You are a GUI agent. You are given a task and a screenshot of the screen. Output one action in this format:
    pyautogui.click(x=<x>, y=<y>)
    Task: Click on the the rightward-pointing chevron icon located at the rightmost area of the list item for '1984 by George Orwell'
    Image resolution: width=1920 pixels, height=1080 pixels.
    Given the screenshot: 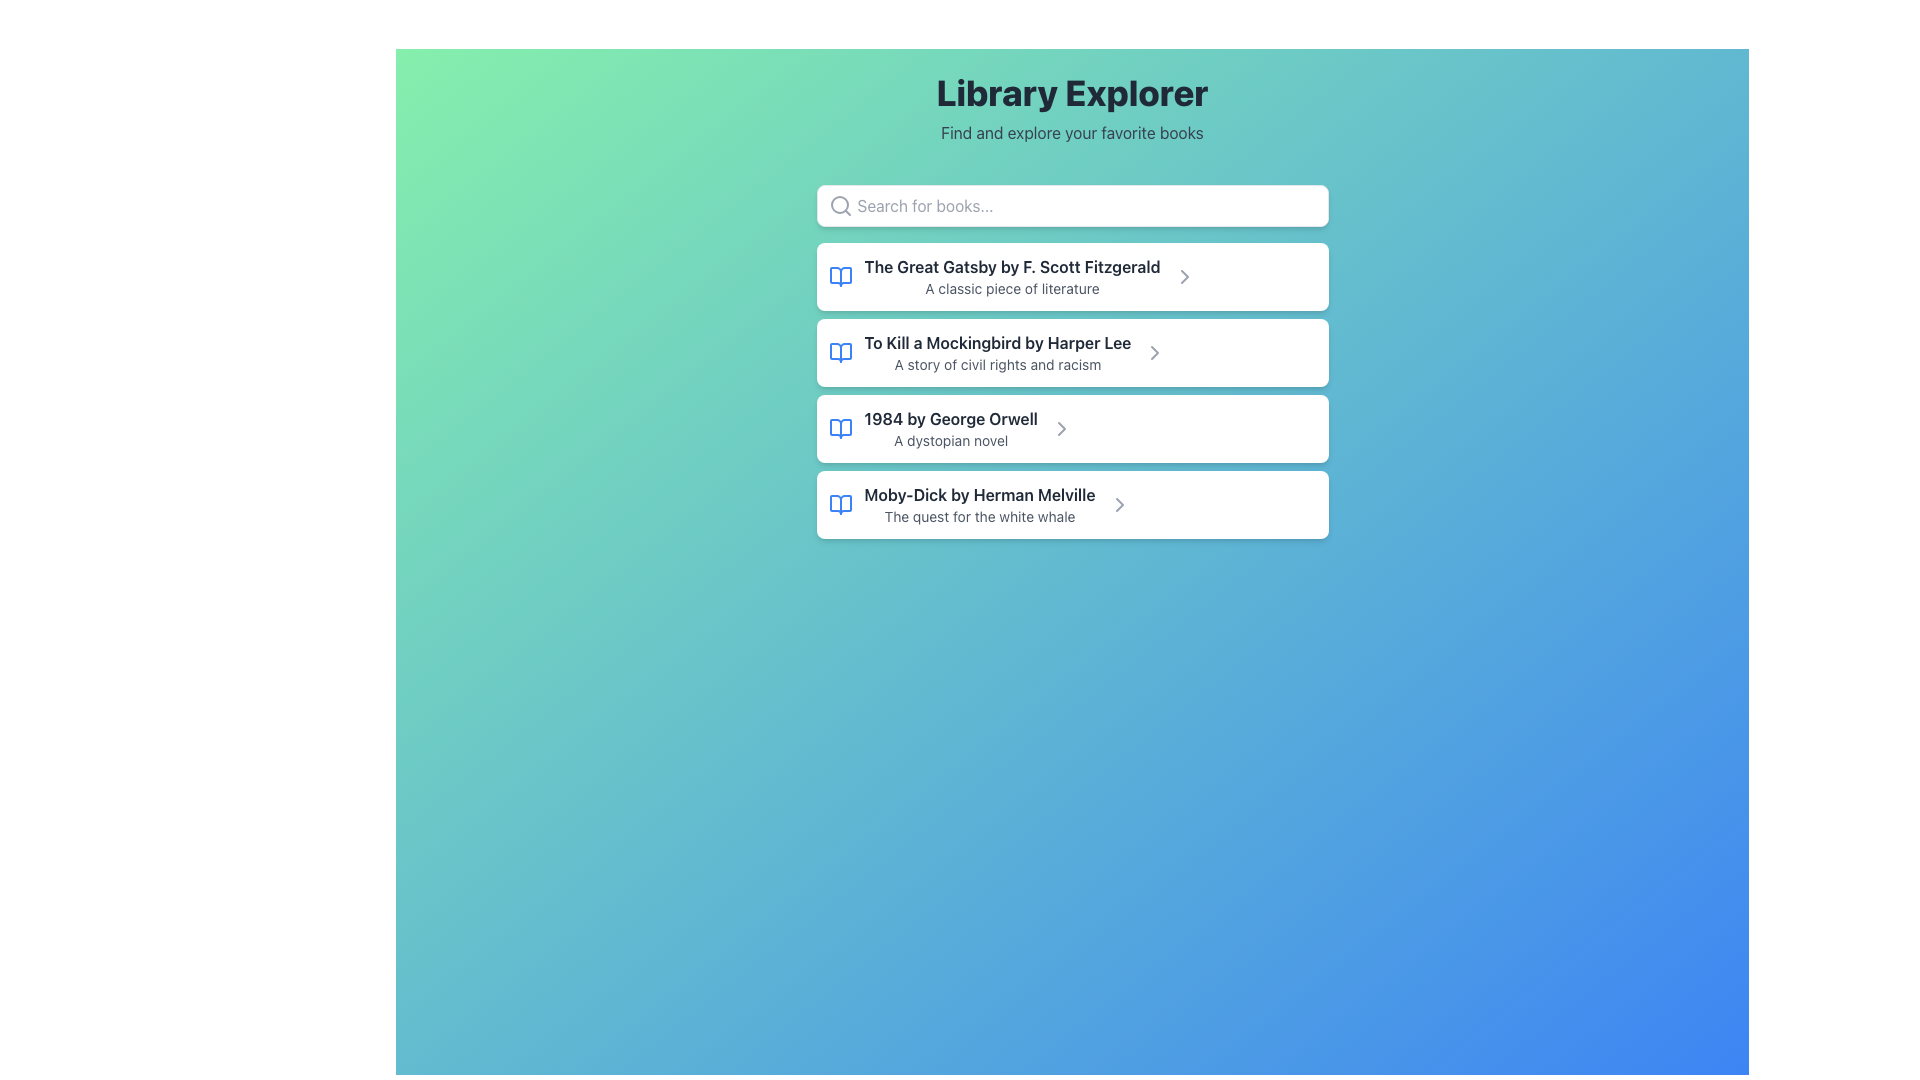 What is the action you would take?
    pyautogui.click(x=1060, y=427)
    